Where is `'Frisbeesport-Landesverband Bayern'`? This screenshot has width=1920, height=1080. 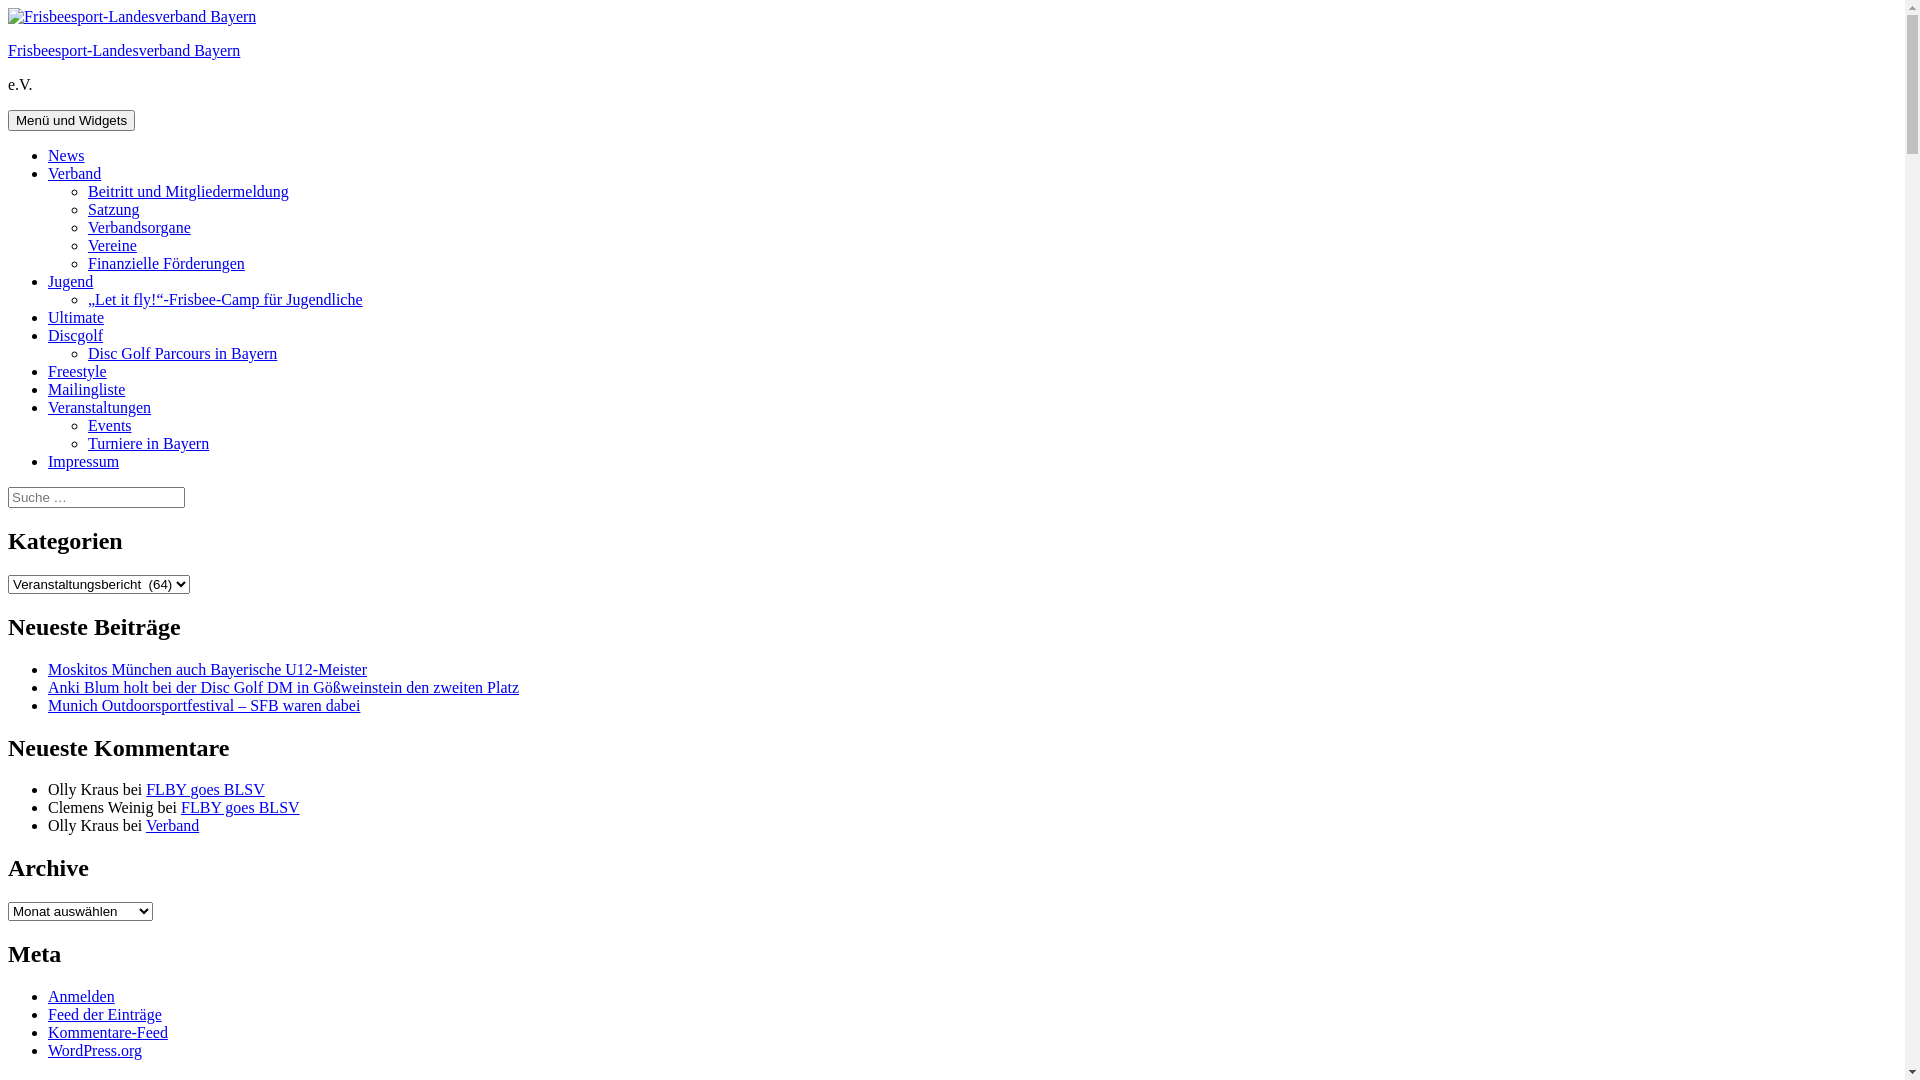
'Frisbeesport-Landesverband Bayern' is located at coordinates (123, 49).